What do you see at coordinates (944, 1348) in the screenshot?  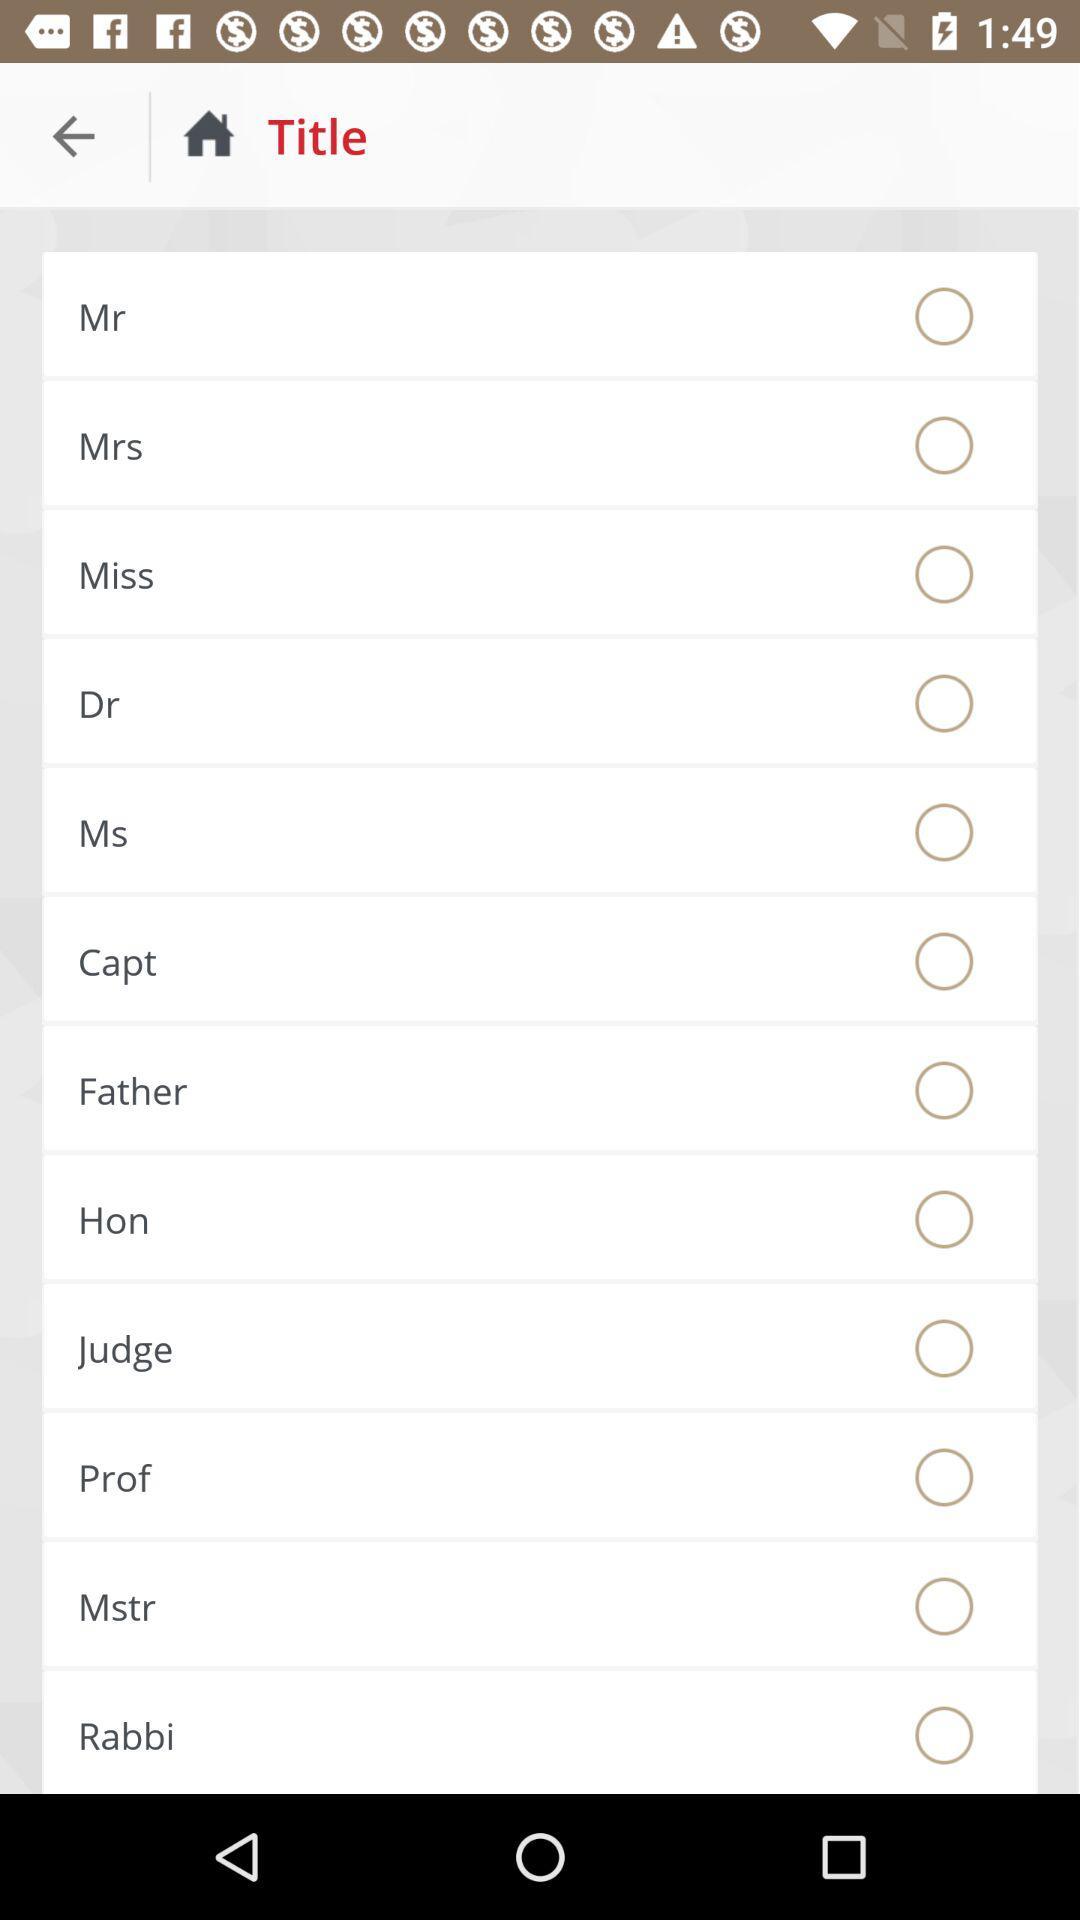 I see `this will fill in the radio button` at bounding box center [944, 1348].